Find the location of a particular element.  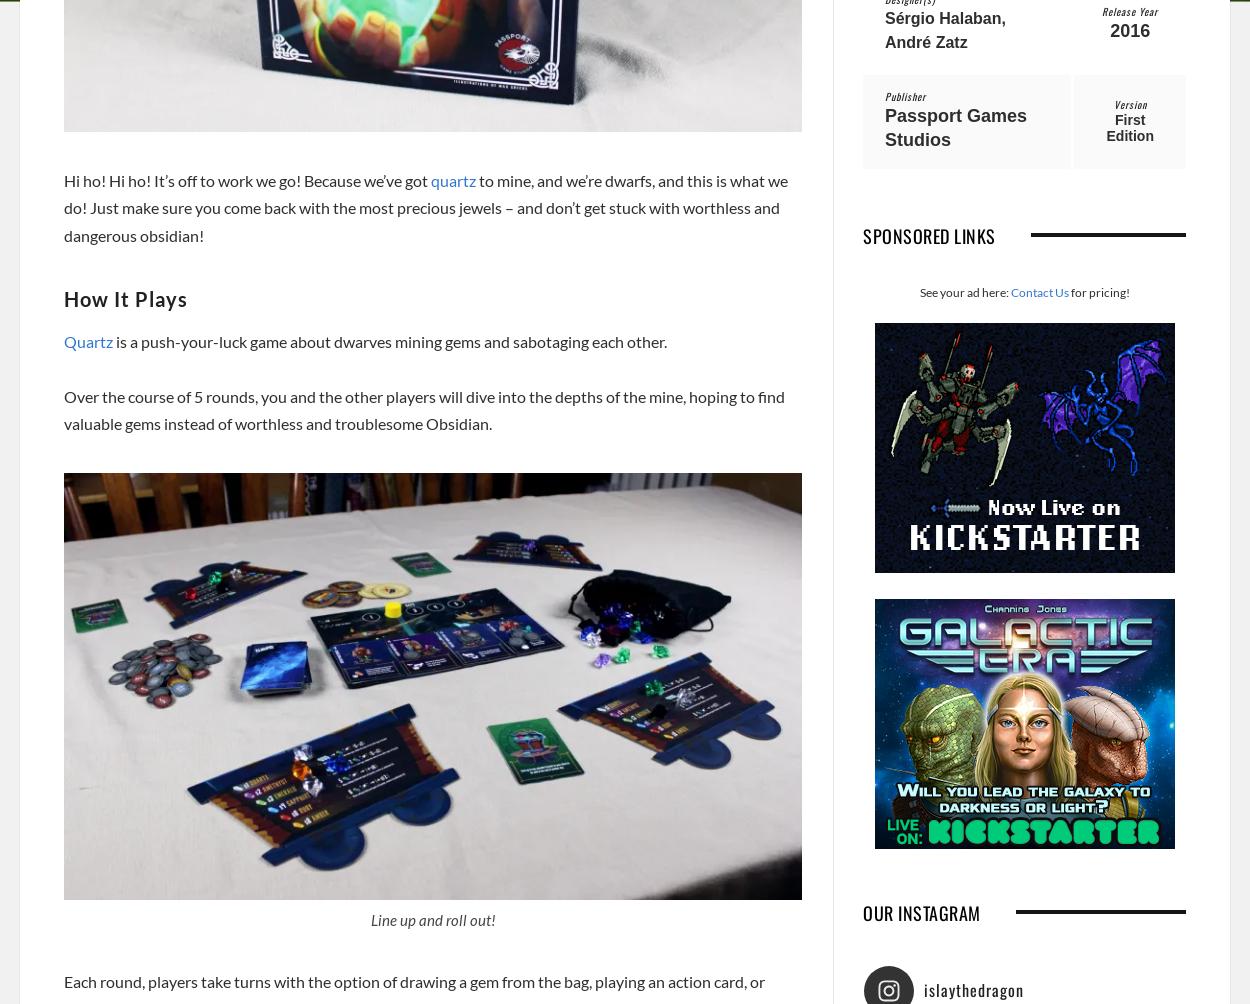

'Release Year' is located at coordinates (1130, 10).